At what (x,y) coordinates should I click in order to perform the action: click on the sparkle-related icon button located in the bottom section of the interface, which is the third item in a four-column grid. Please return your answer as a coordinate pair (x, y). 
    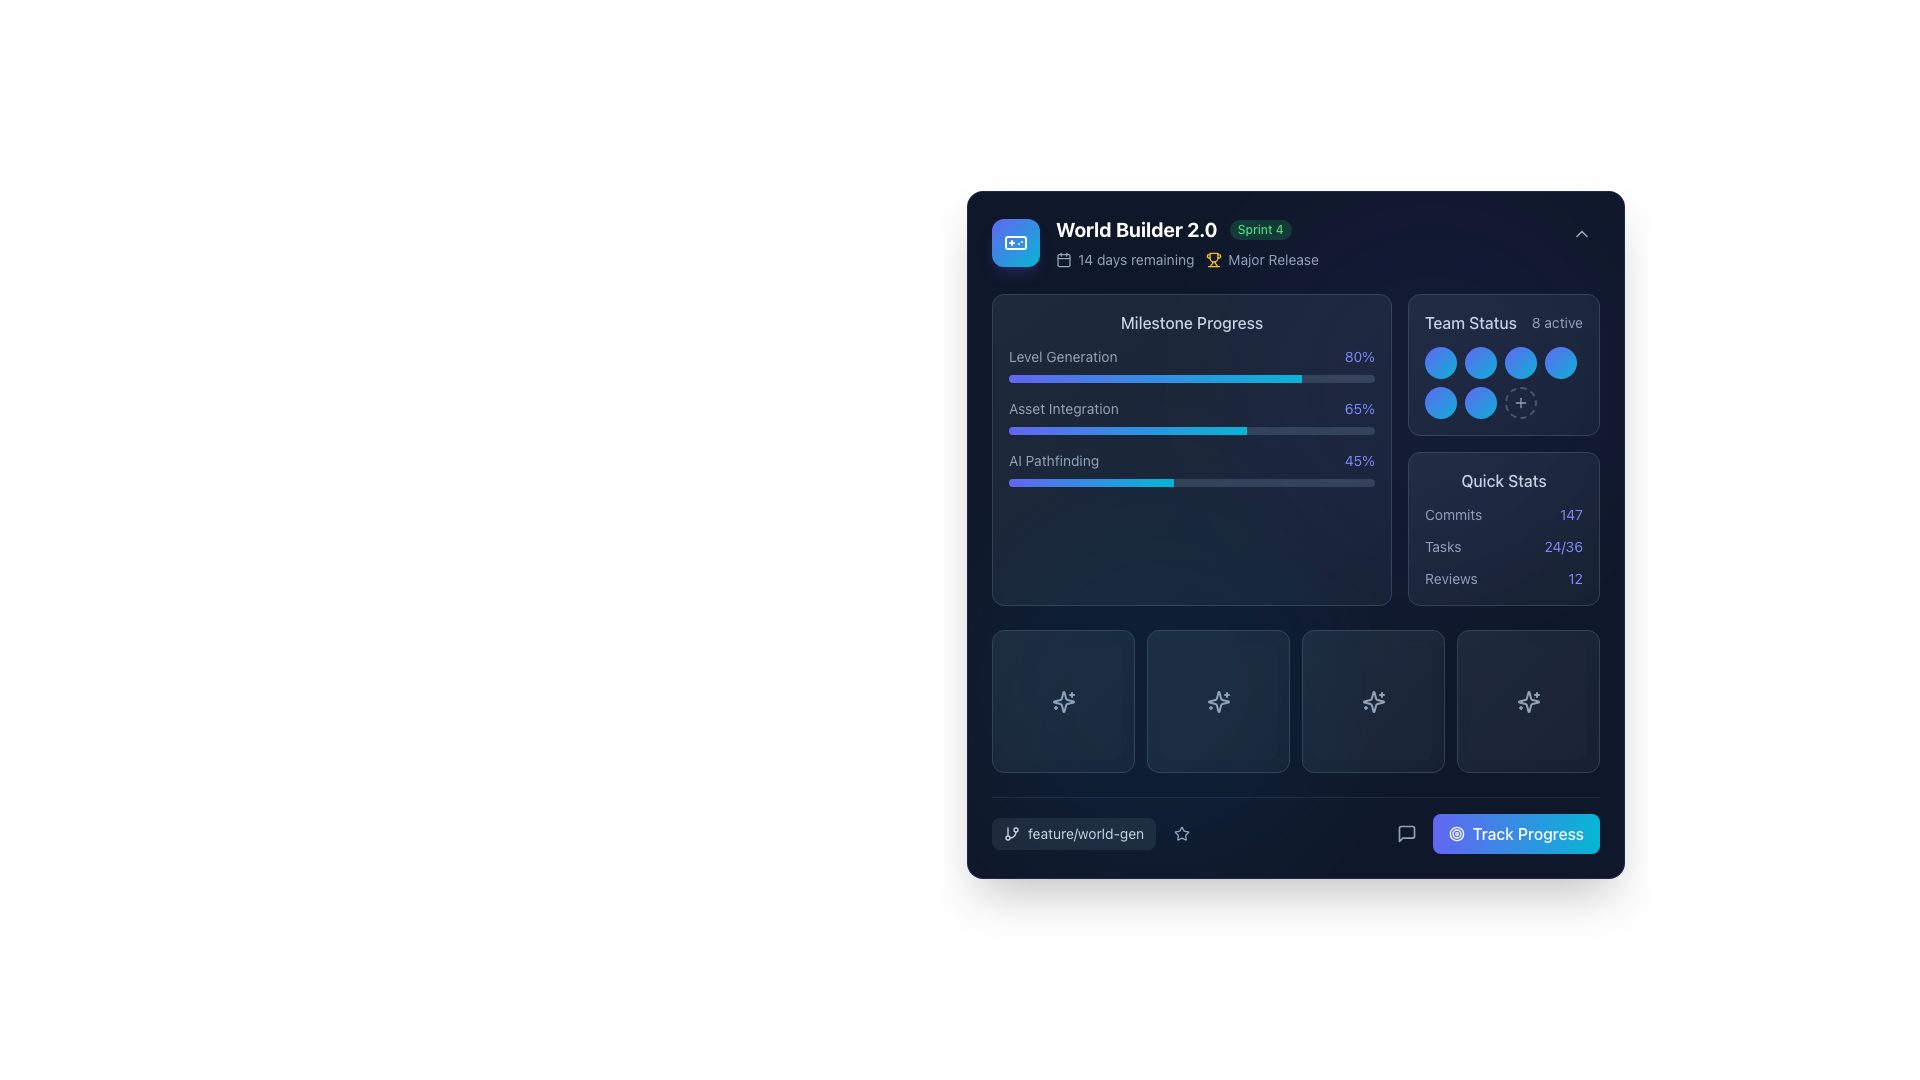
    Looking at the image, I should click on (1372, 700).